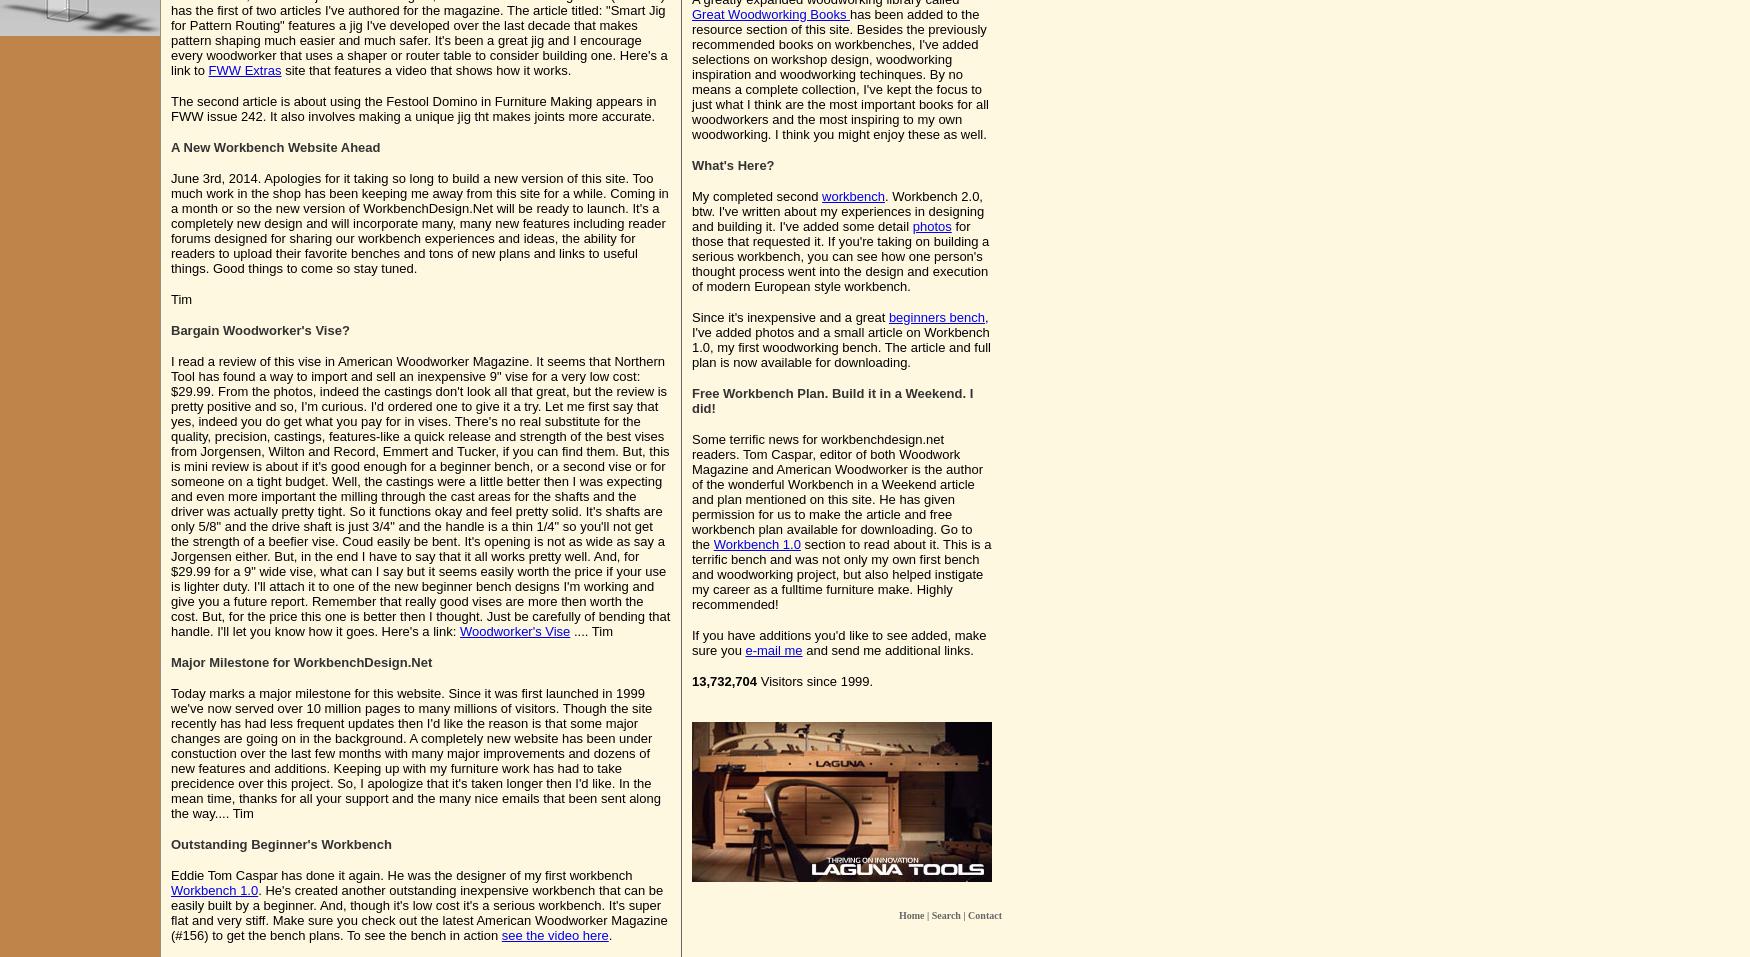 This screenshot has width=1750, height=957. What do you see at coordinates (837, 491) in the screenshot?
I see `'Some terrific news for workbenchdesign.net readers. Tom Caspar, editor of both Woodwork Magazine and American Woodworker is the author of the wonderful Workbench in a Weekend article and plan mentioned on this site. He has given permission for us to make the article and free workbench plan available for downloading. Go to the'` at bounding box center [837, 491].